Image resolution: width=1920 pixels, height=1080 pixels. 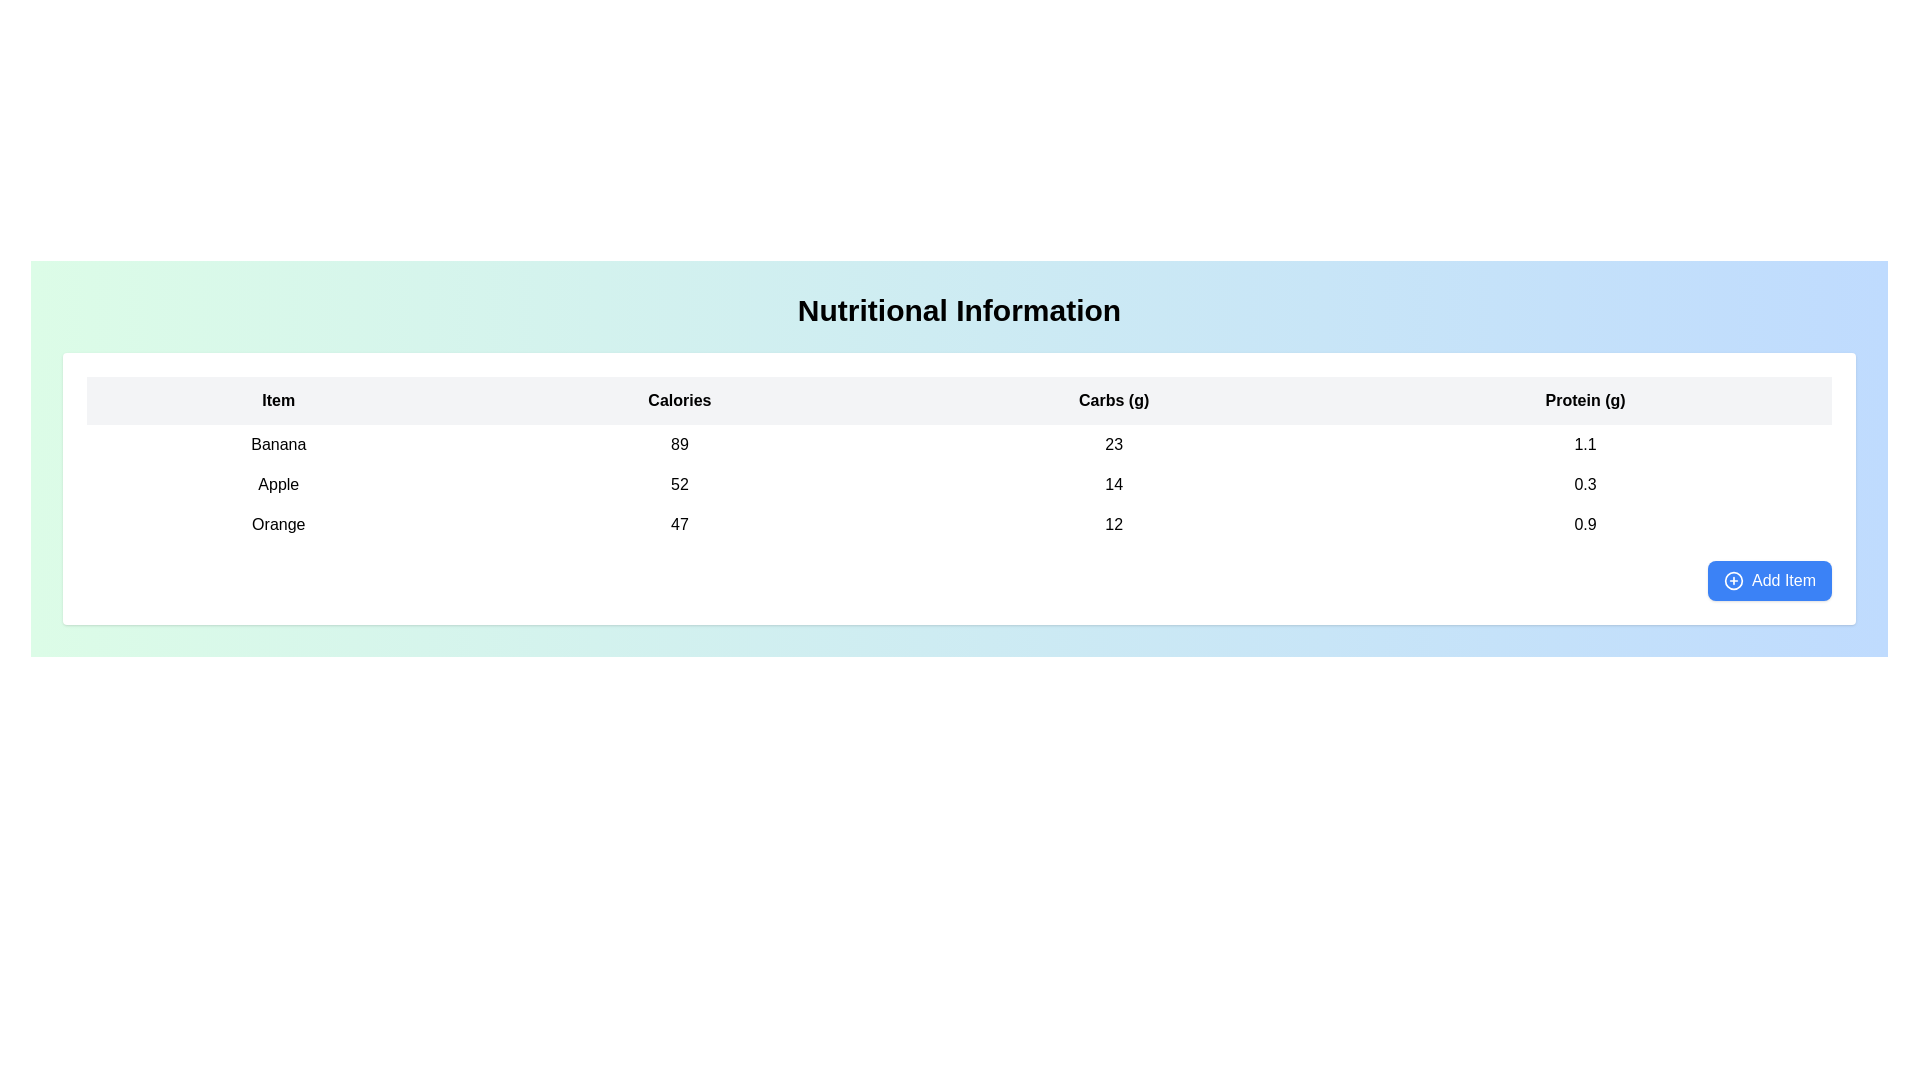 What do you see at coordinates (277, 443) in the screenshot?
I see `the text label displaying the name 'Banana' in the first row and first column of the table under the 'Item' heading` at bounding box center [277, 443].